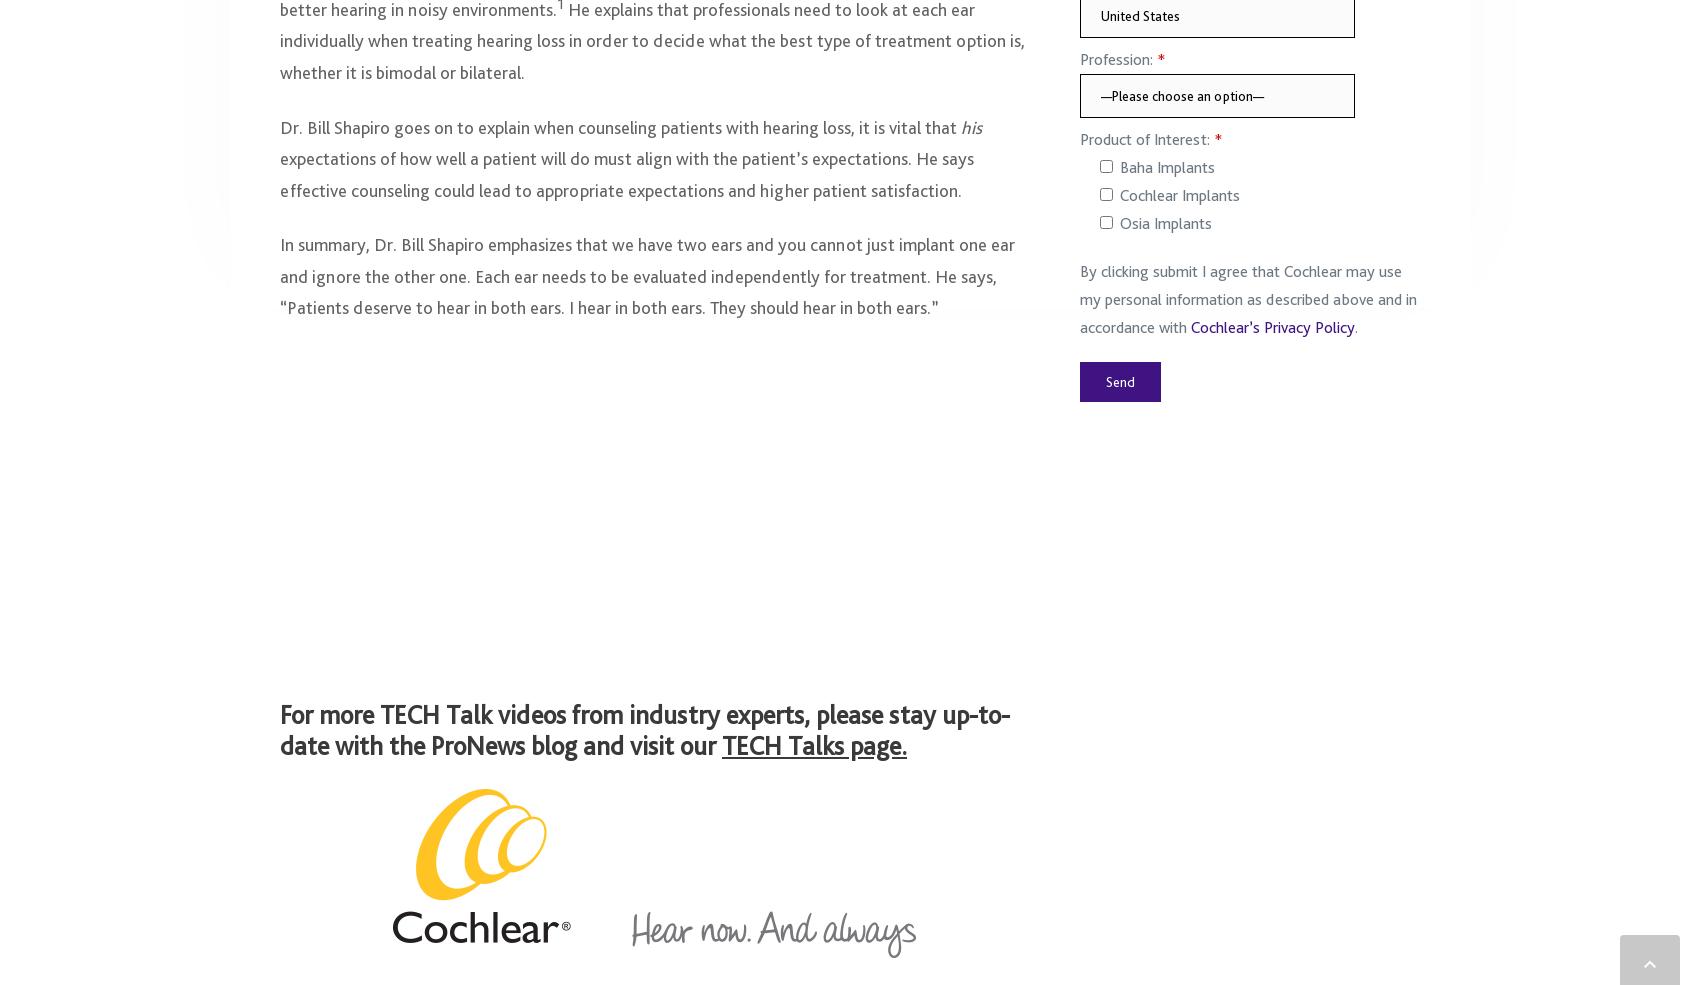 This screenshot has height=985, width=1700. Describe the element at coordinates (1271, 337) in the screenshot. I see `'Cochlear’s Privacy Policy'` at that location.